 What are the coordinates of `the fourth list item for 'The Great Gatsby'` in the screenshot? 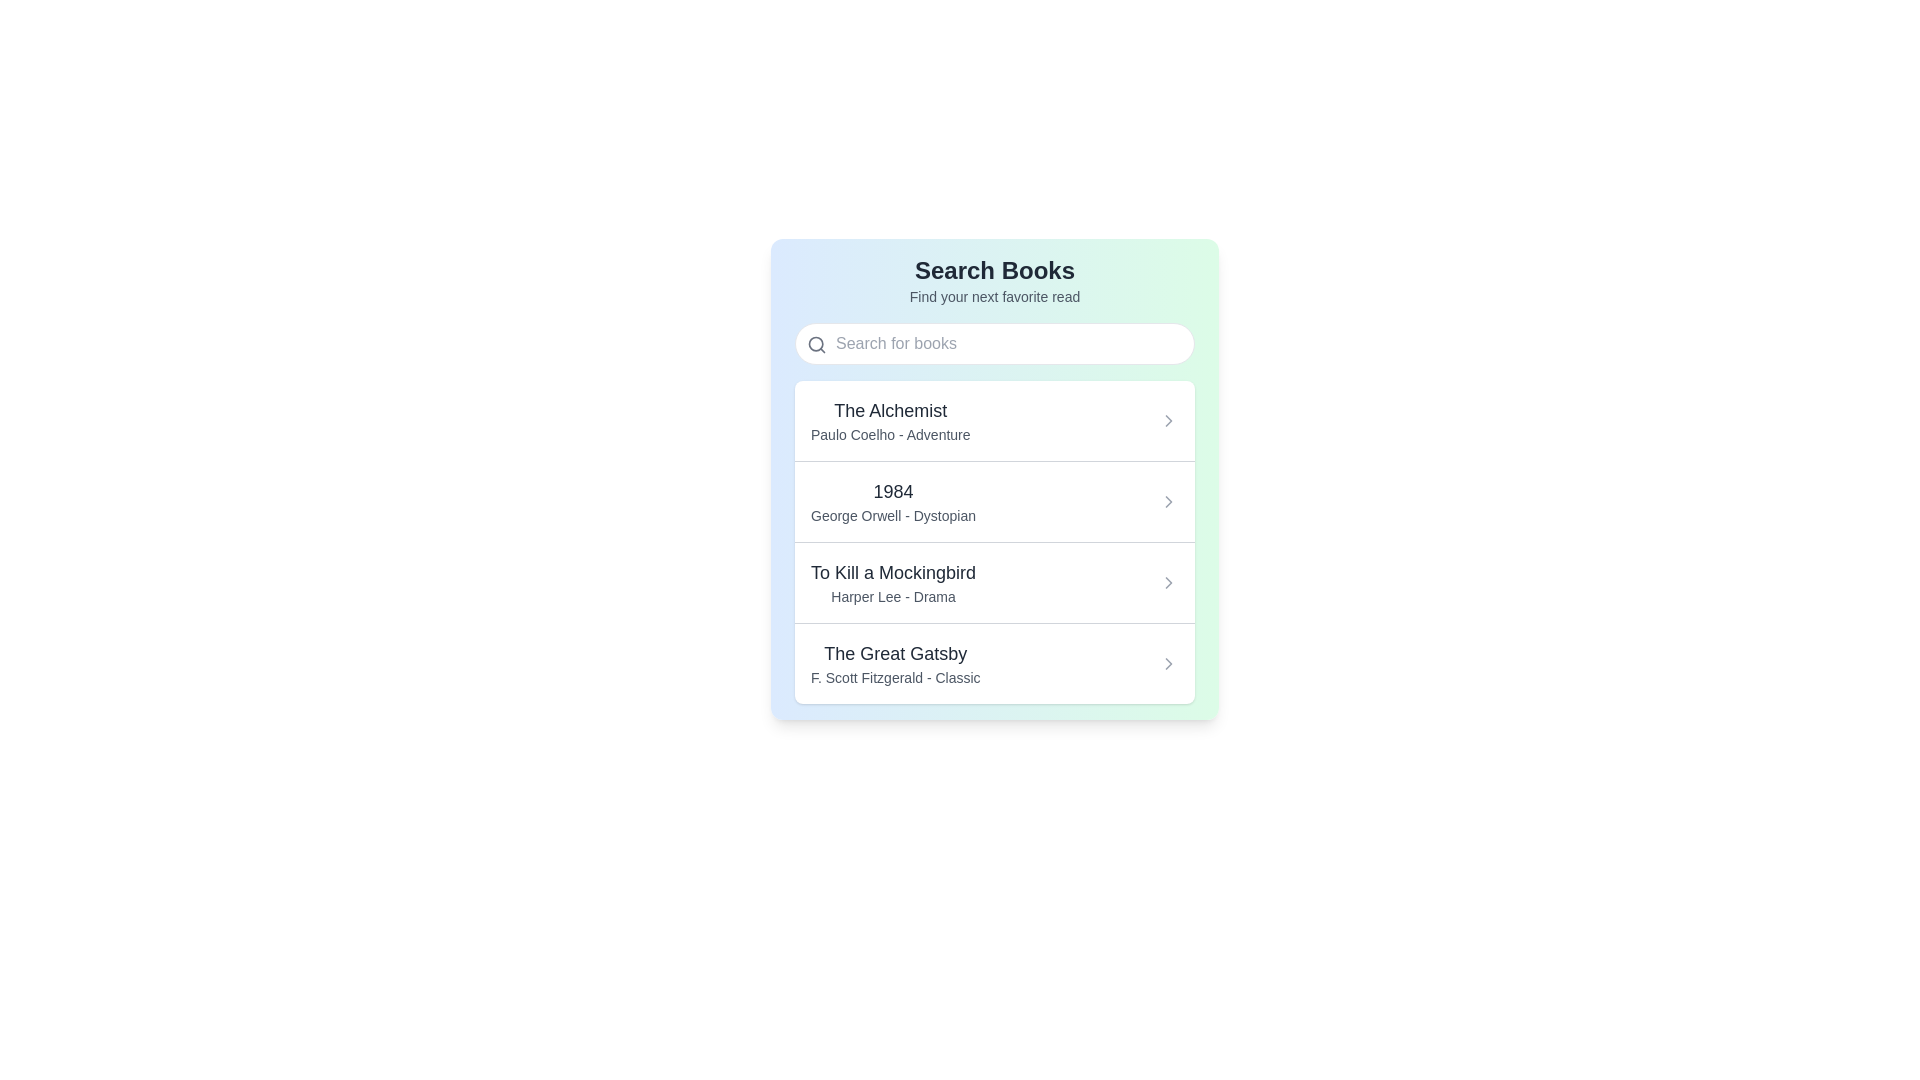 It's located at (994, 663).